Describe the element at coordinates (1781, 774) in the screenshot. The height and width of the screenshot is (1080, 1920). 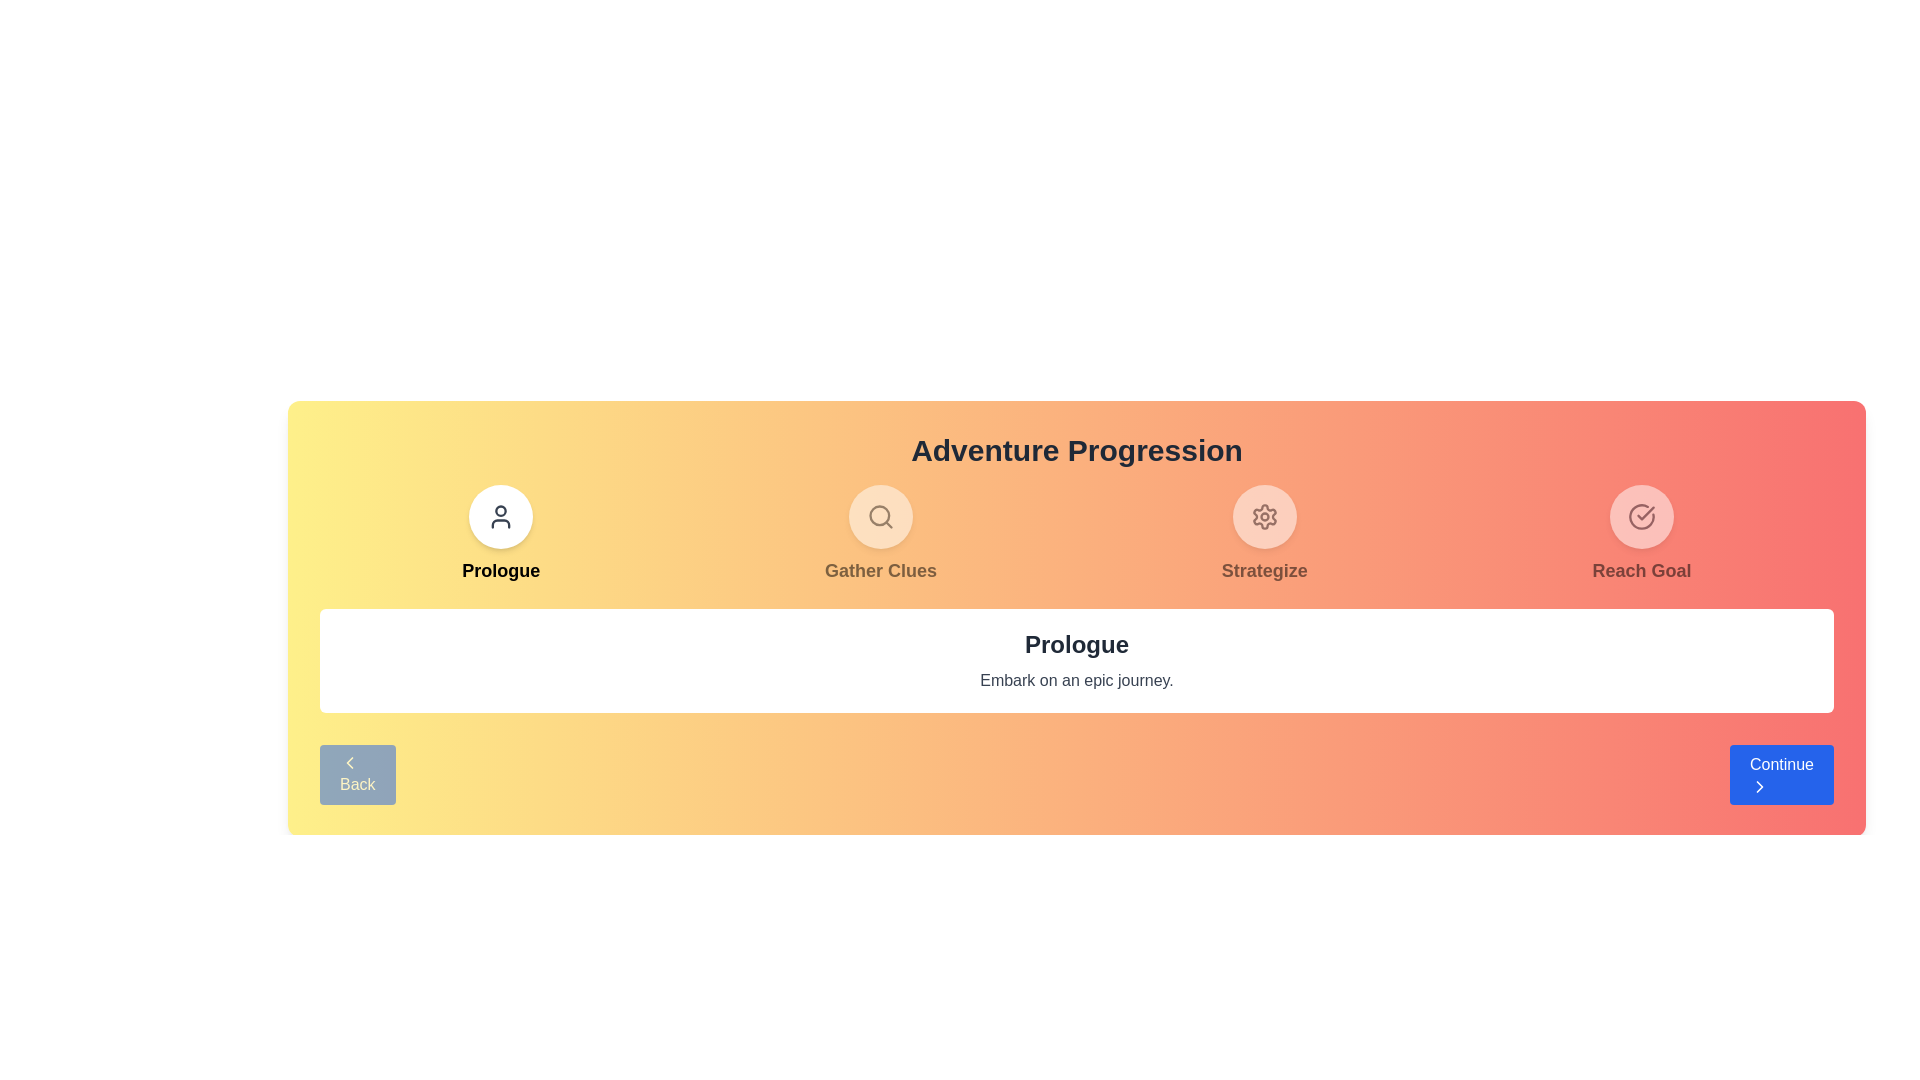
I see `the 'Continue' button to navigate to the next step` at that location.